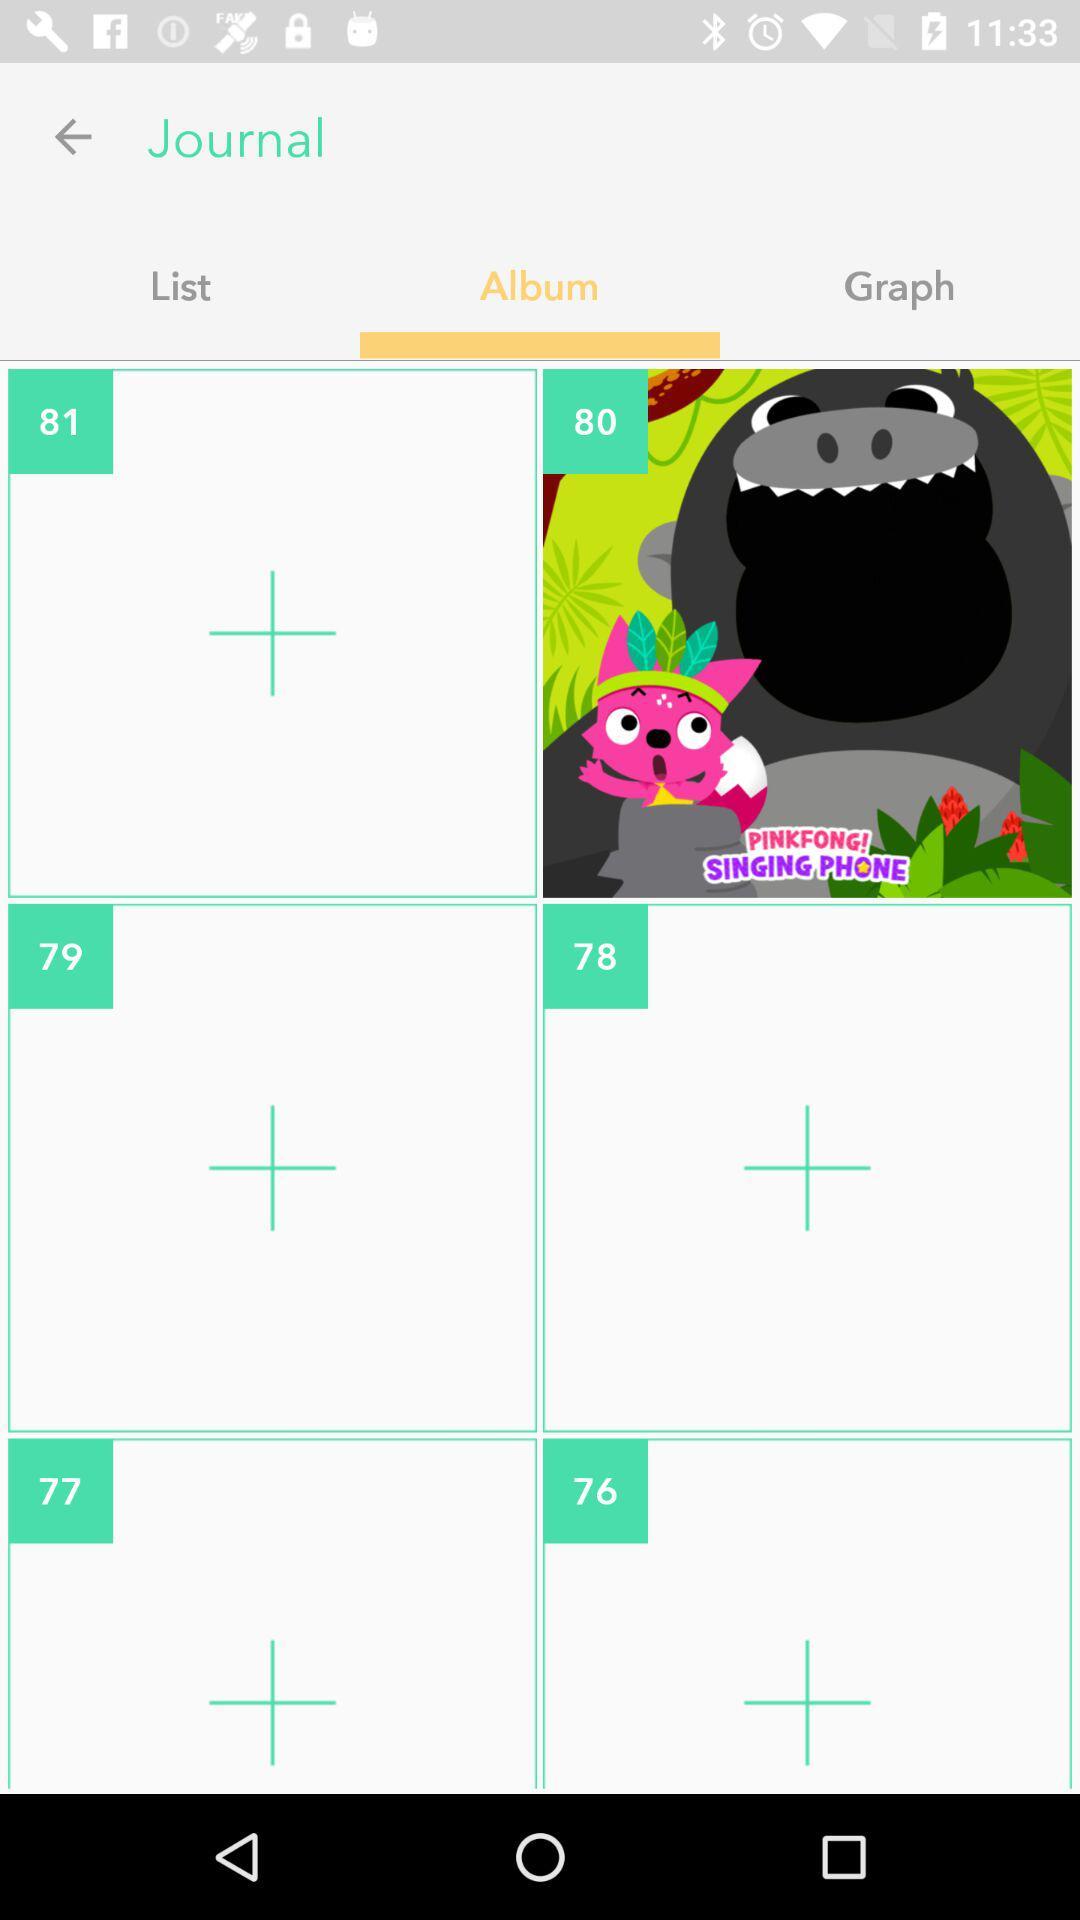  I want to click on icon above the list item, so click(72, 135).